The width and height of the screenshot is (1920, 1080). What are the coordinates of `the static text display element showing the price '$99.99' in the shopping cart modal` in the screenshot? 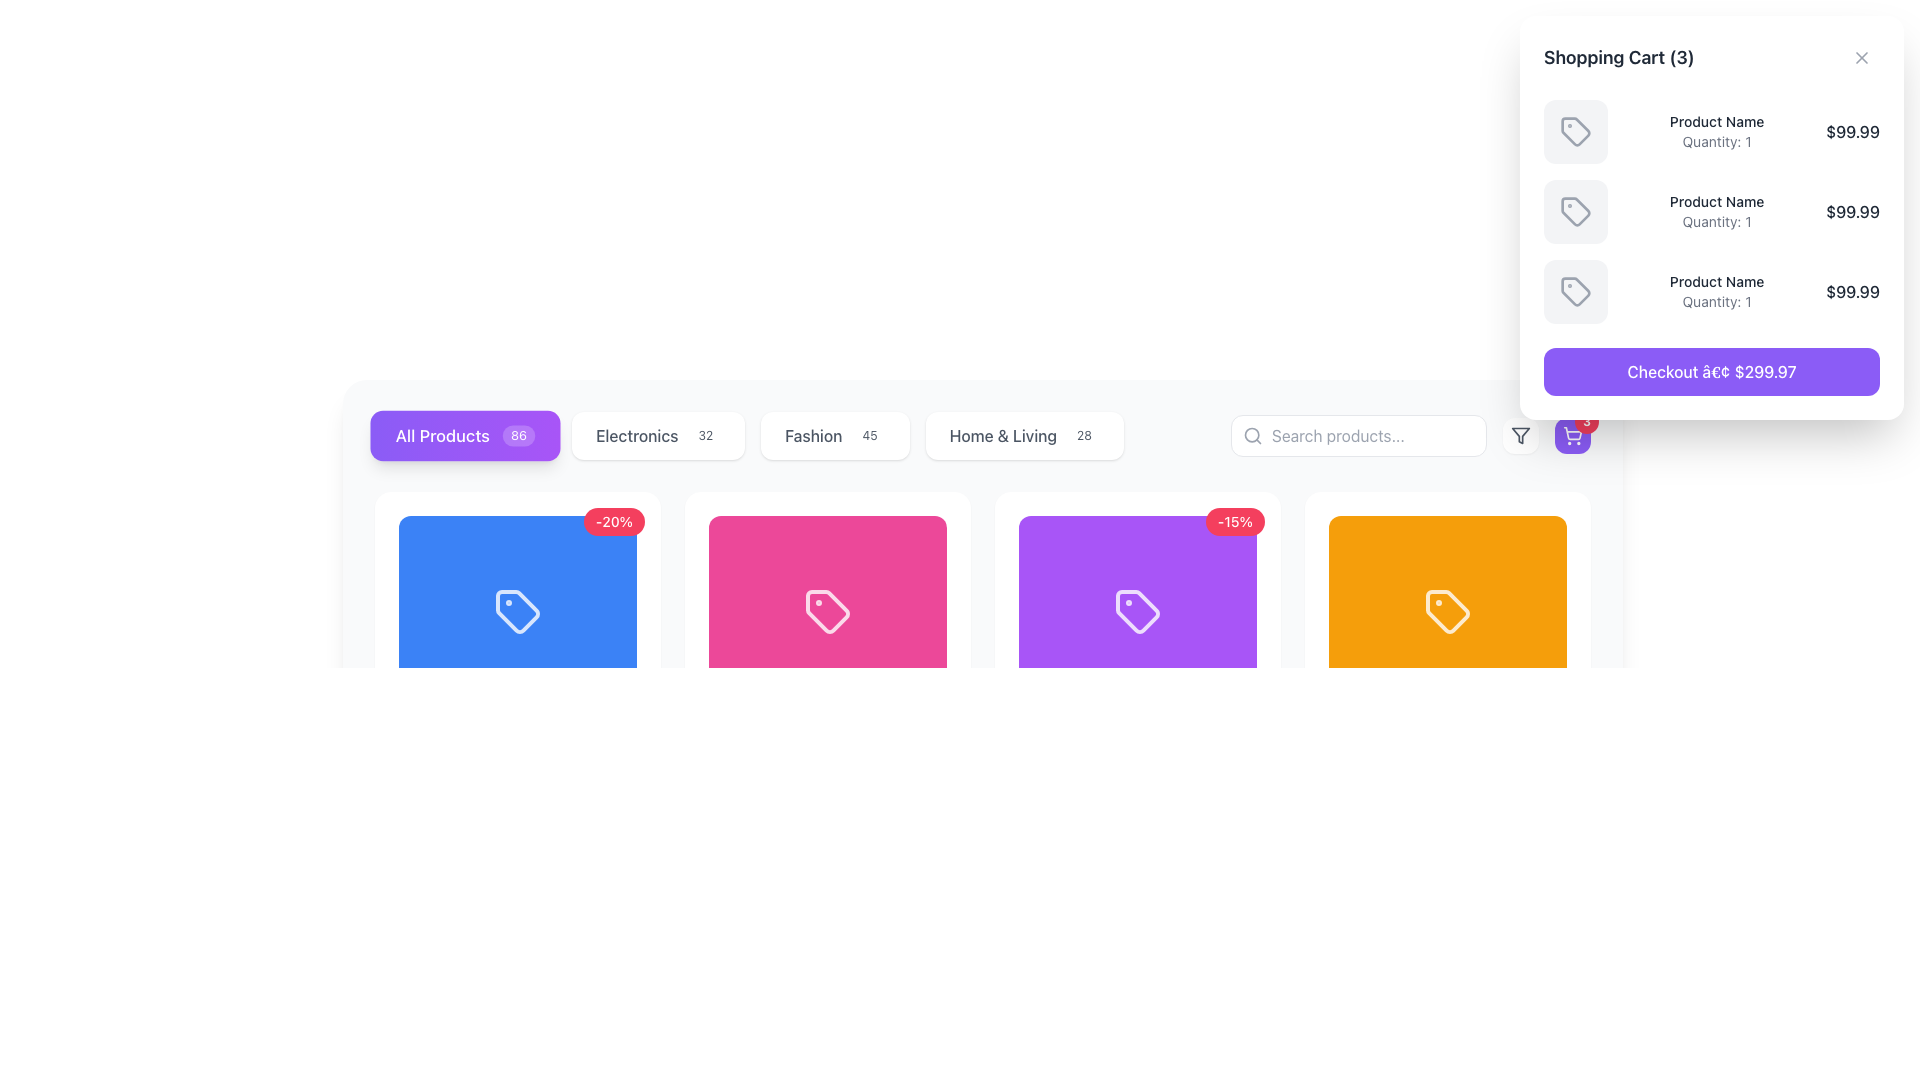 It's located at (1851, 131).